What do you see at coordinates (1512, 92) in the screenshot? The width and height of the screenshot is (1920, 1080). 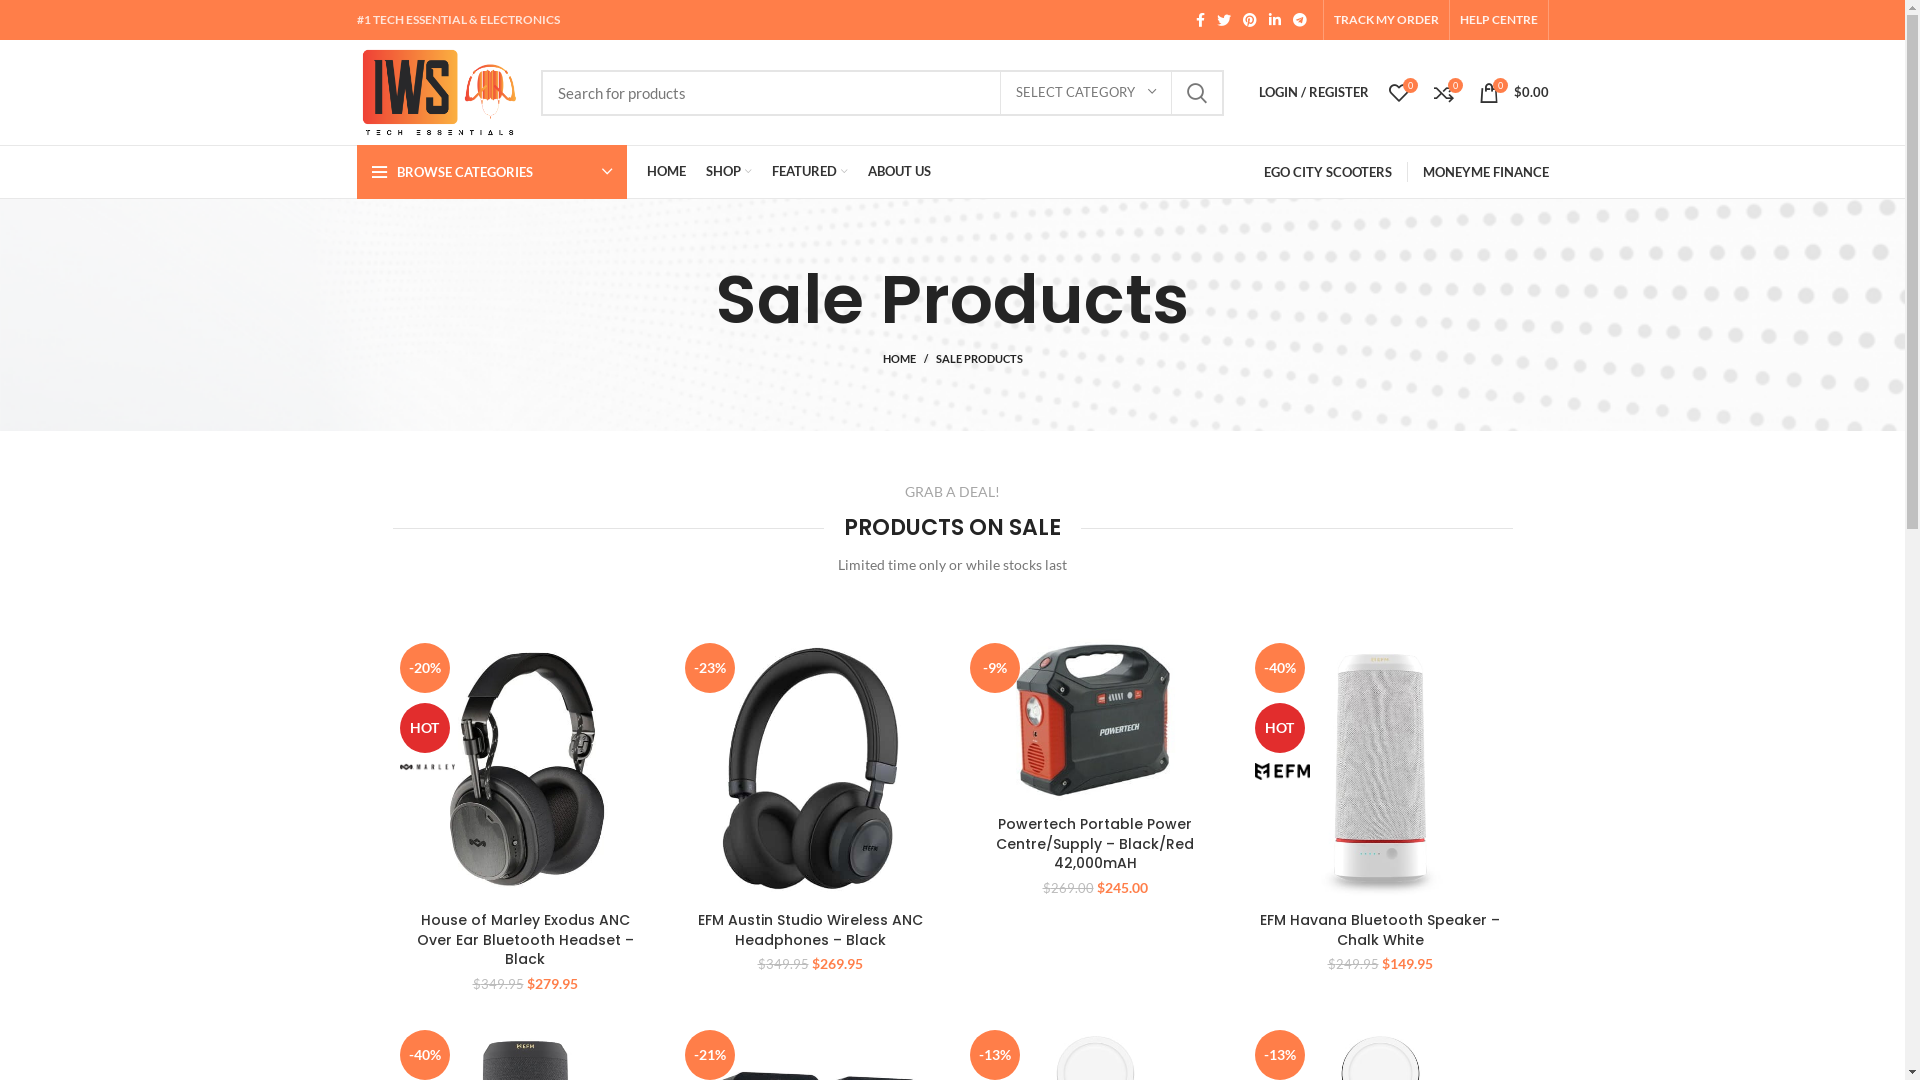 I see `'0` at bounding box center [1512, 92].